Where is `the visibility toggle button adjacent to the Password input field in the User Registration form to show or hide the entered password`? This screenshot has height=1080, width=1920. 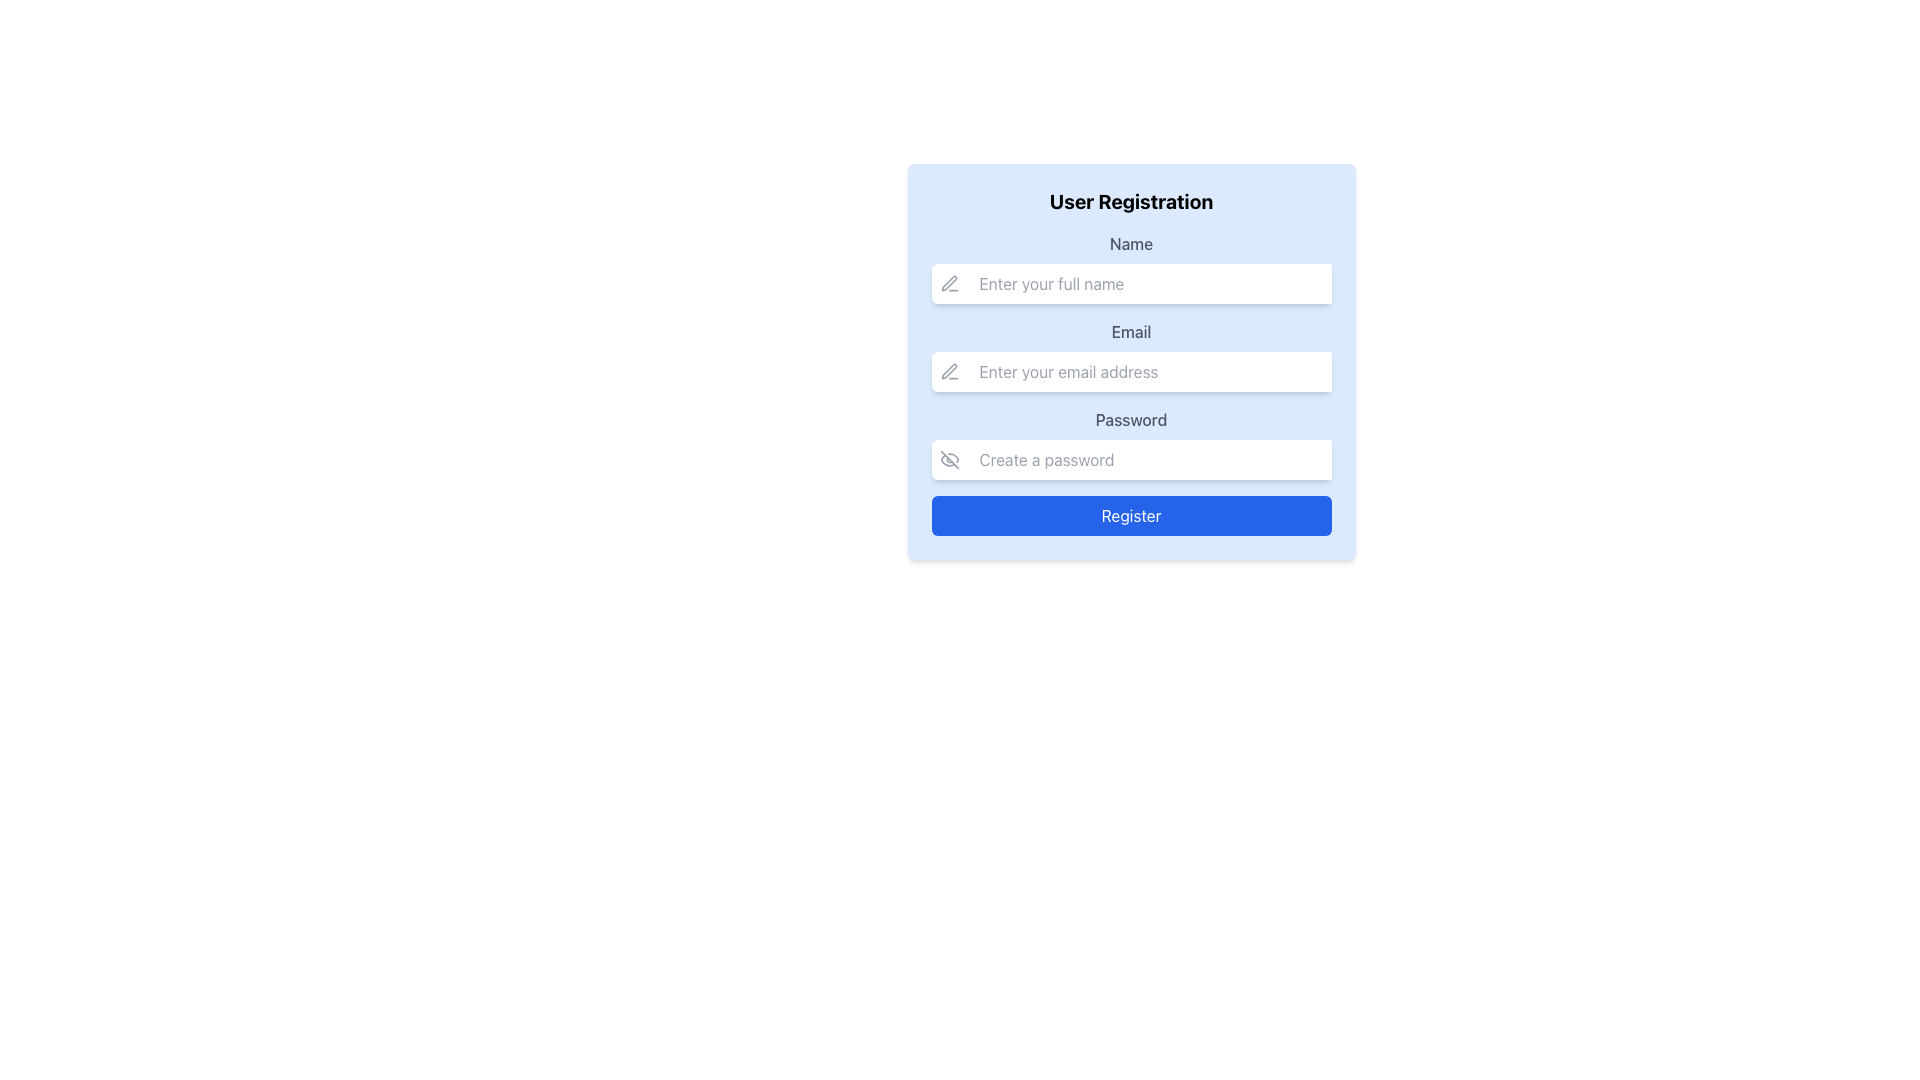
the visibility toggle button adjacent to the Password input field in the User Registration form to show or hide the entered password is located at coordinates (1131, 442).